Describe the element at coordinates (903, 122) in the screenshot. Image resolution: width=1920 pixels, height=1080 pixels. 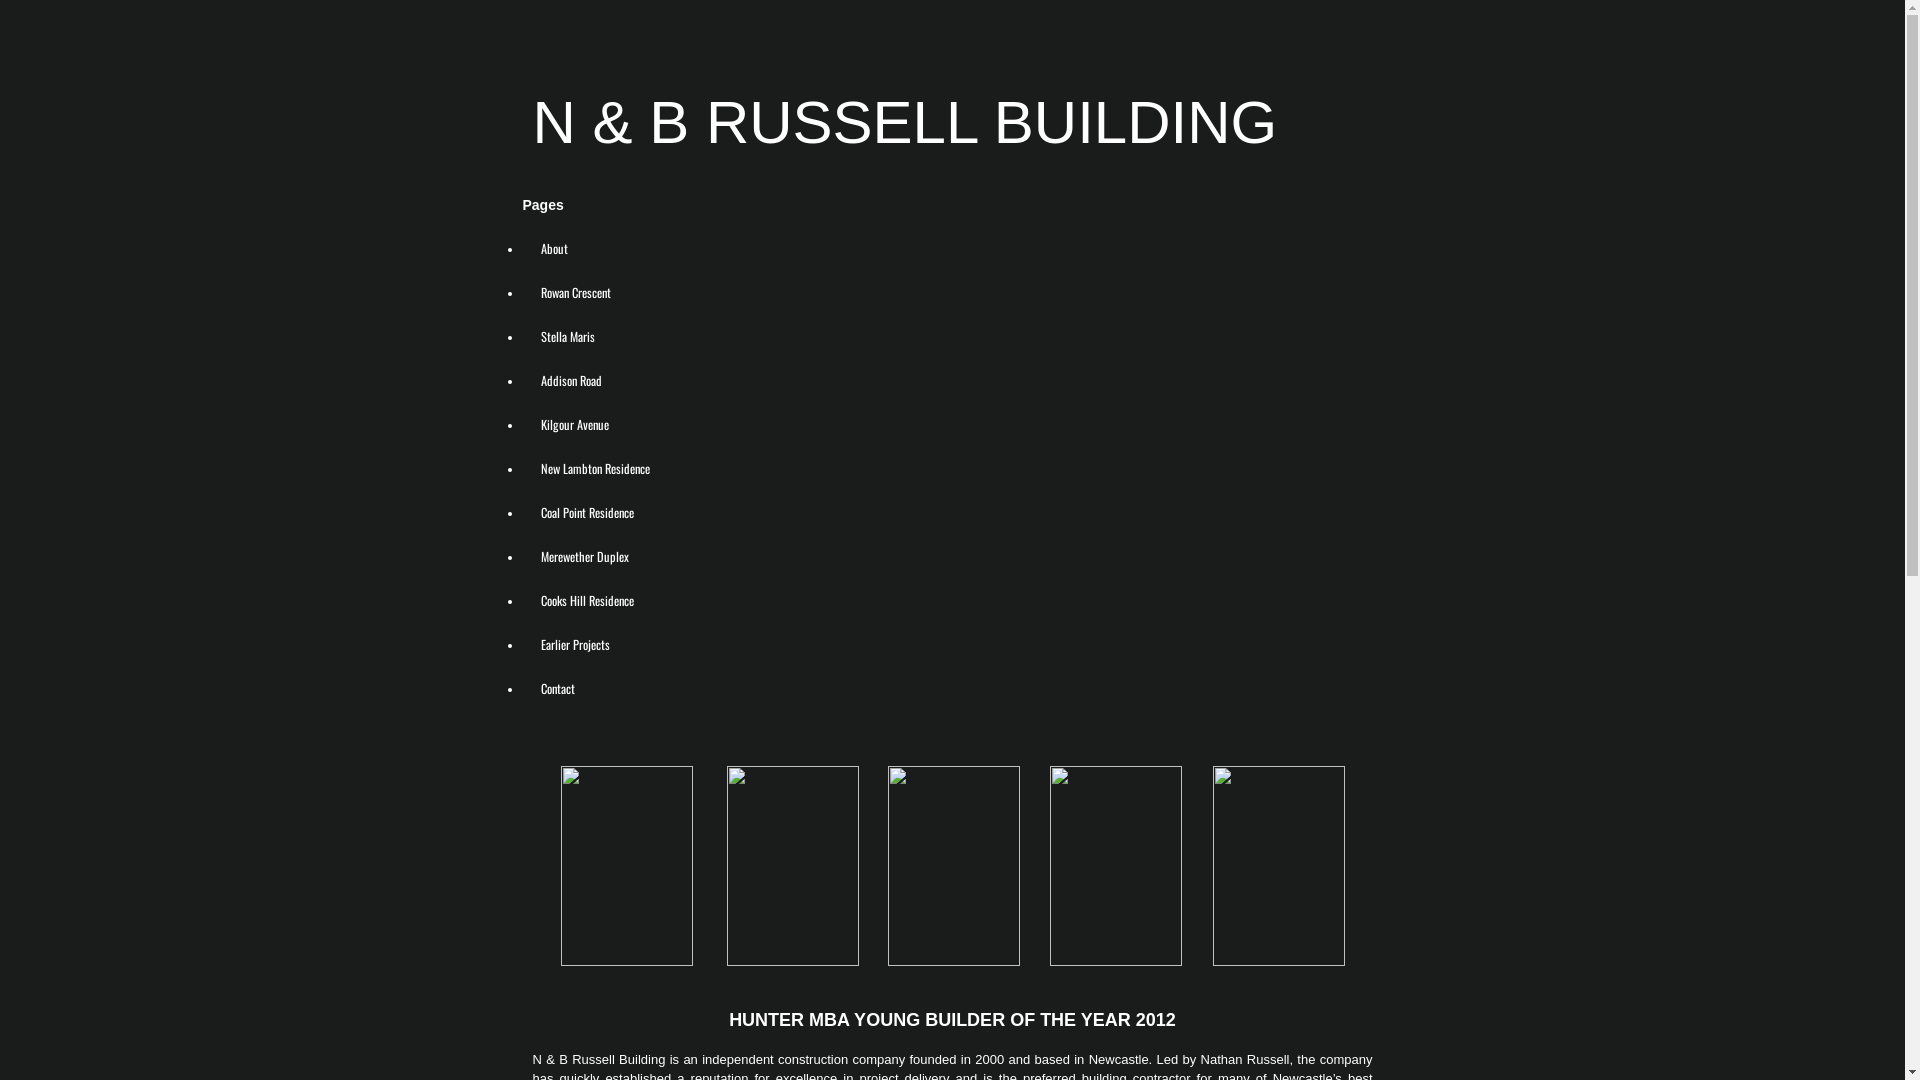
I see `'N & B RUSSELL BUILDING'` at that location.